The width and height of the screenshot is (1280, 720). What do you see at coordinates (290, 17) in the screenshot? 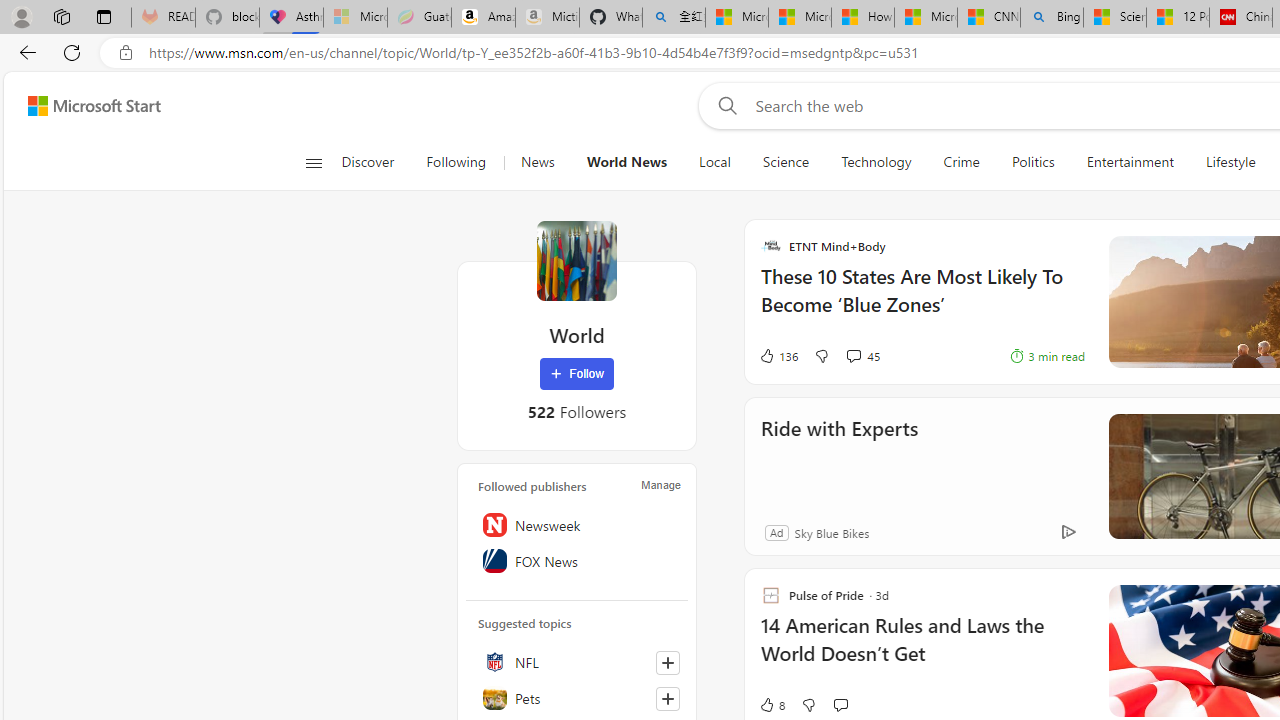
I see `'Asthma Inhalers: Names and Types'` at bounding box center [290, 17].